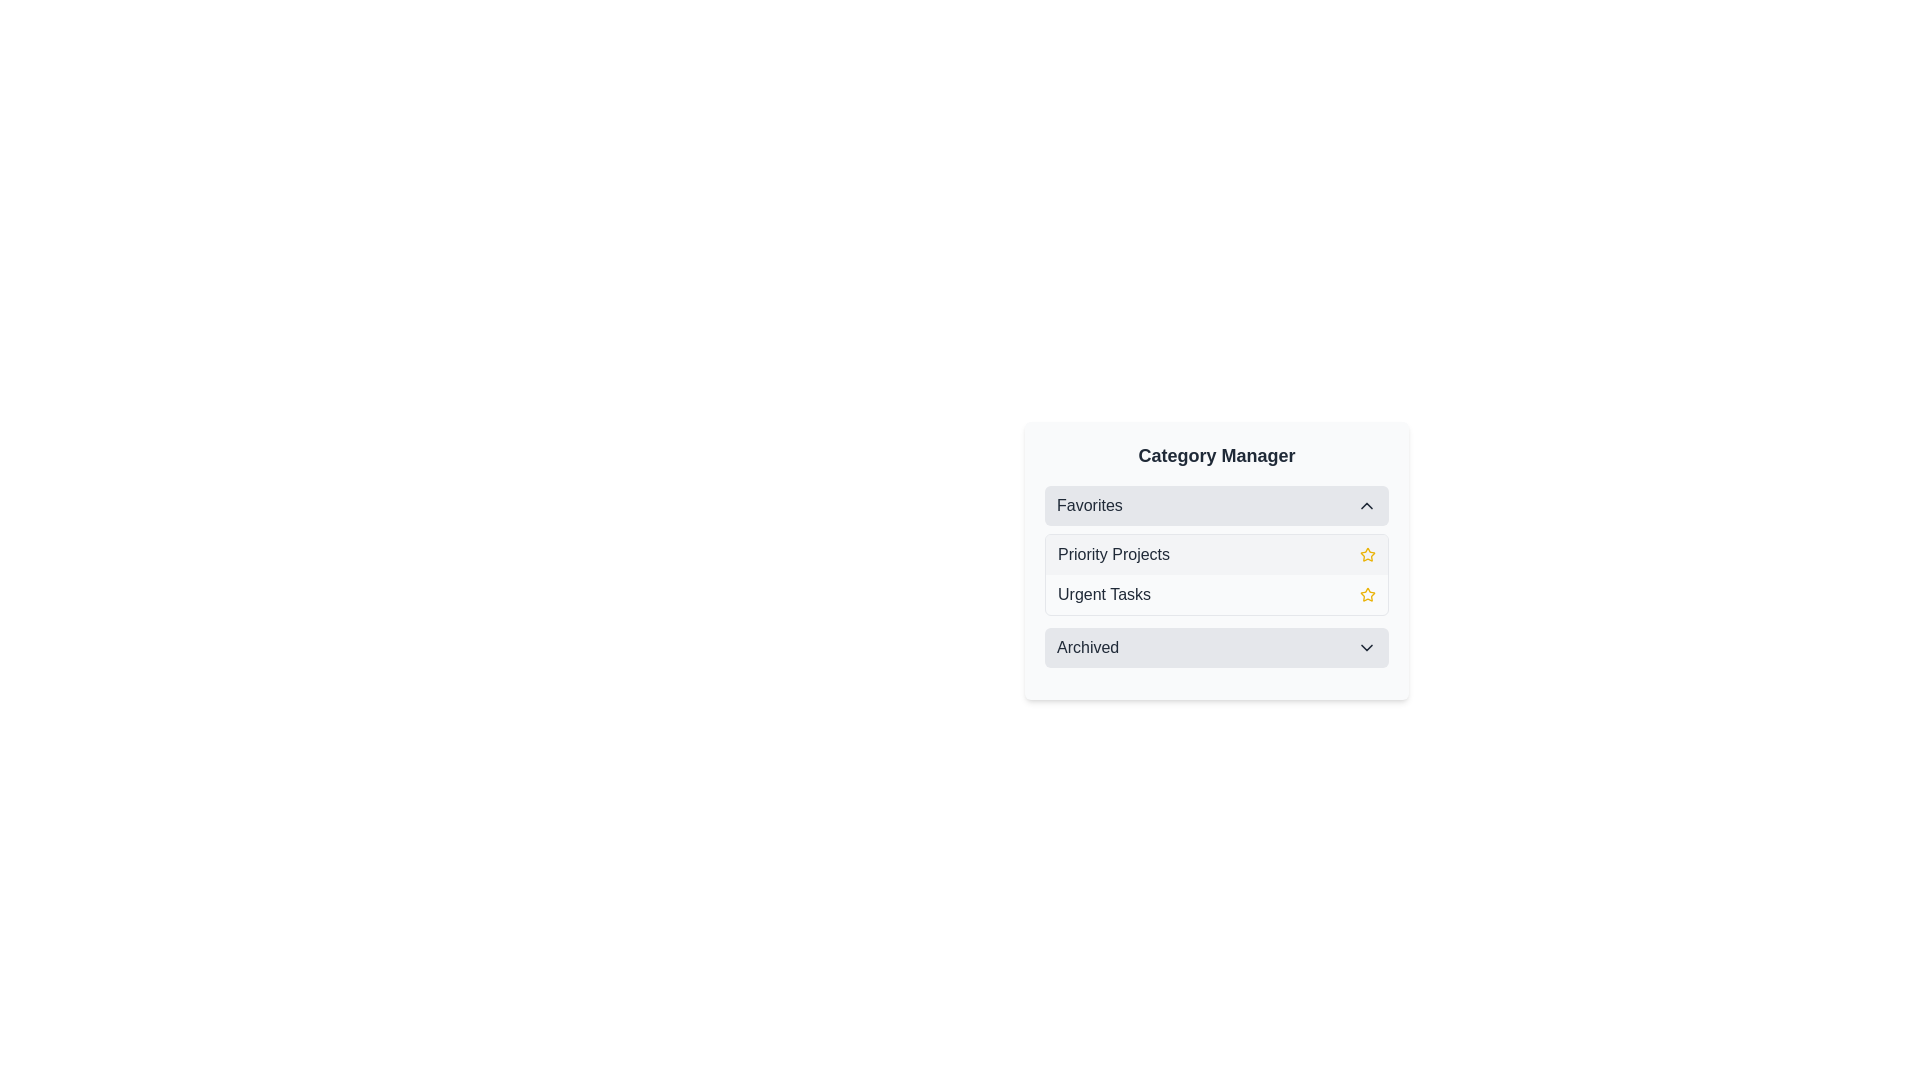  What do you see at coordinates (1216, 648) in the screenshot?
I see `the 'Archived' menu item located at the bottom of the 'Category Manager' section` at bounding box center [1216, 648].